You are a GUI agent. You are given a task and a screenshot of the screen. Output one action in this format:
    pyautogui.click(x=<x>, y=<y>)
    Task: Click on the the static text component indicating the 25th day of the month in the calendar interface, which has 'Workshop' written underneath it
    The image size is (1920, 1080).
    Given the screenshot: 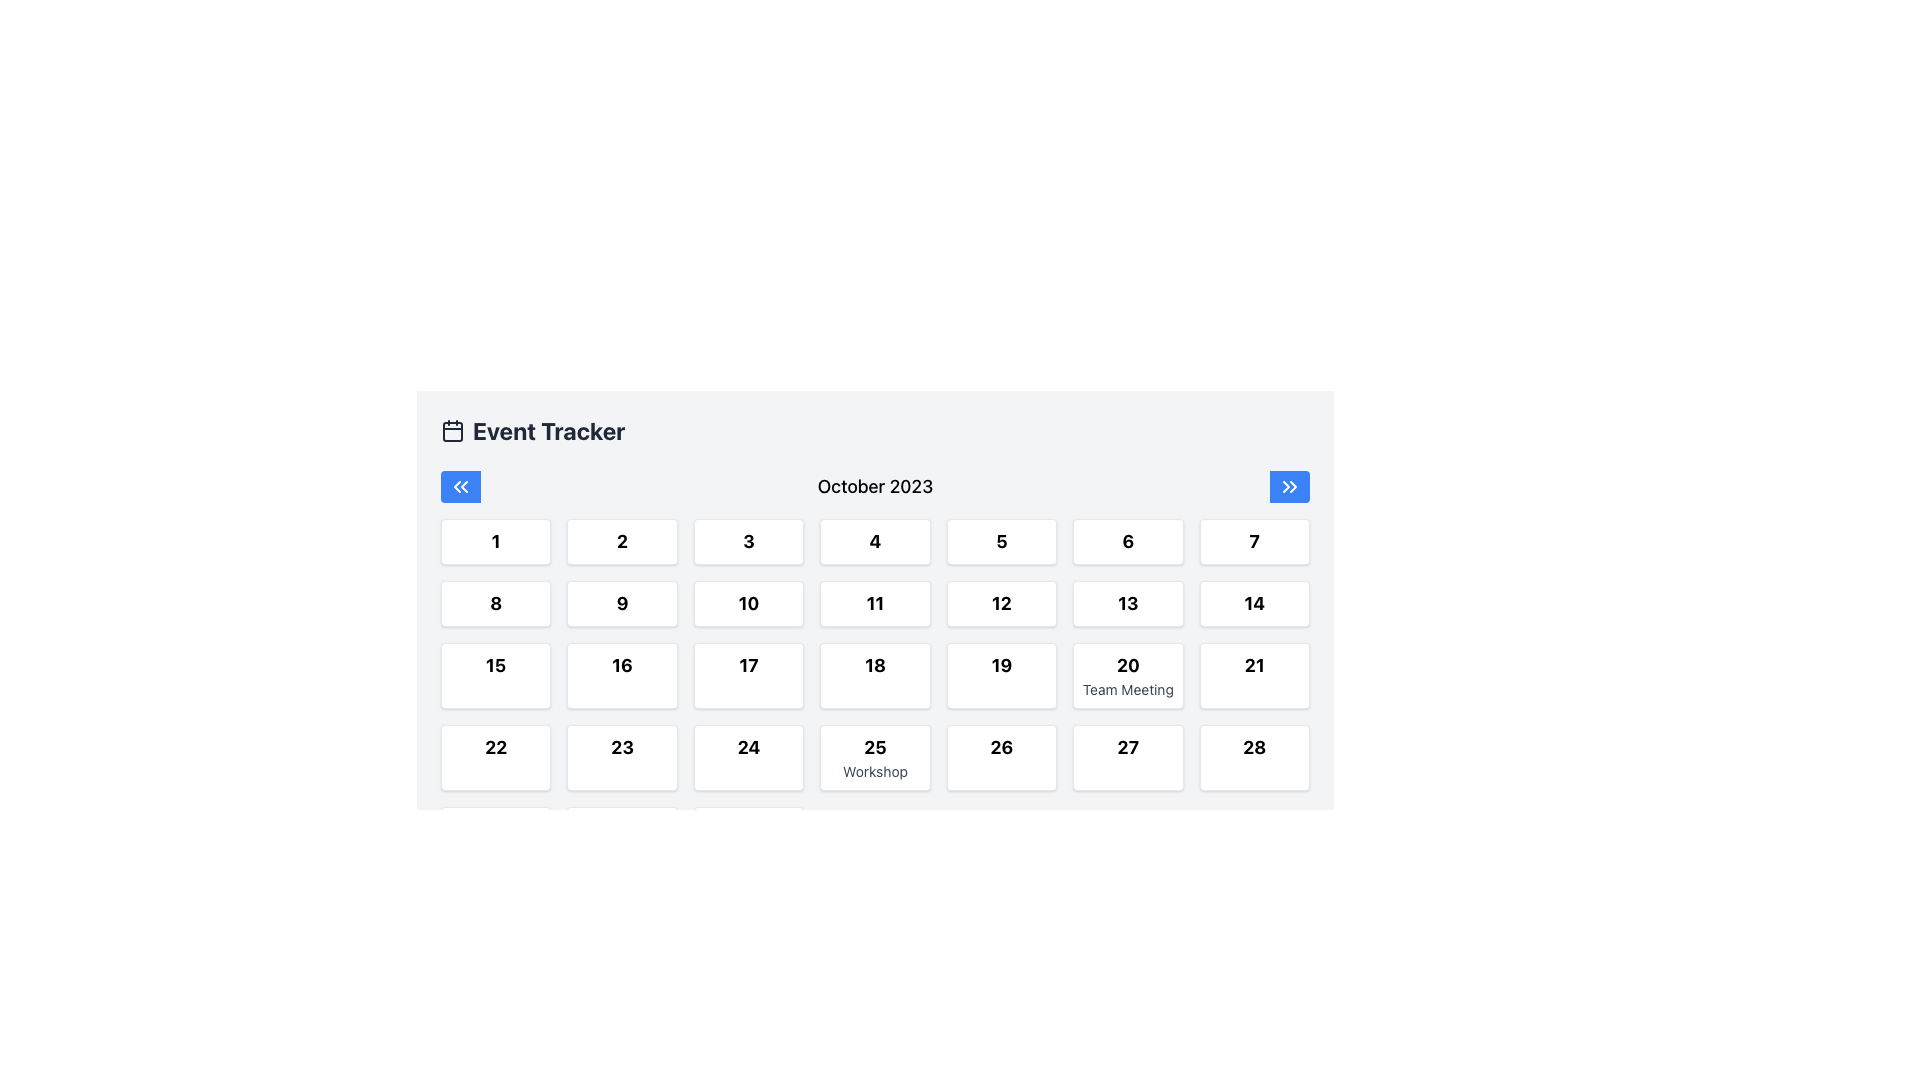 What is the action you would take?
    pyautogui.click(x=875, y=748)
    